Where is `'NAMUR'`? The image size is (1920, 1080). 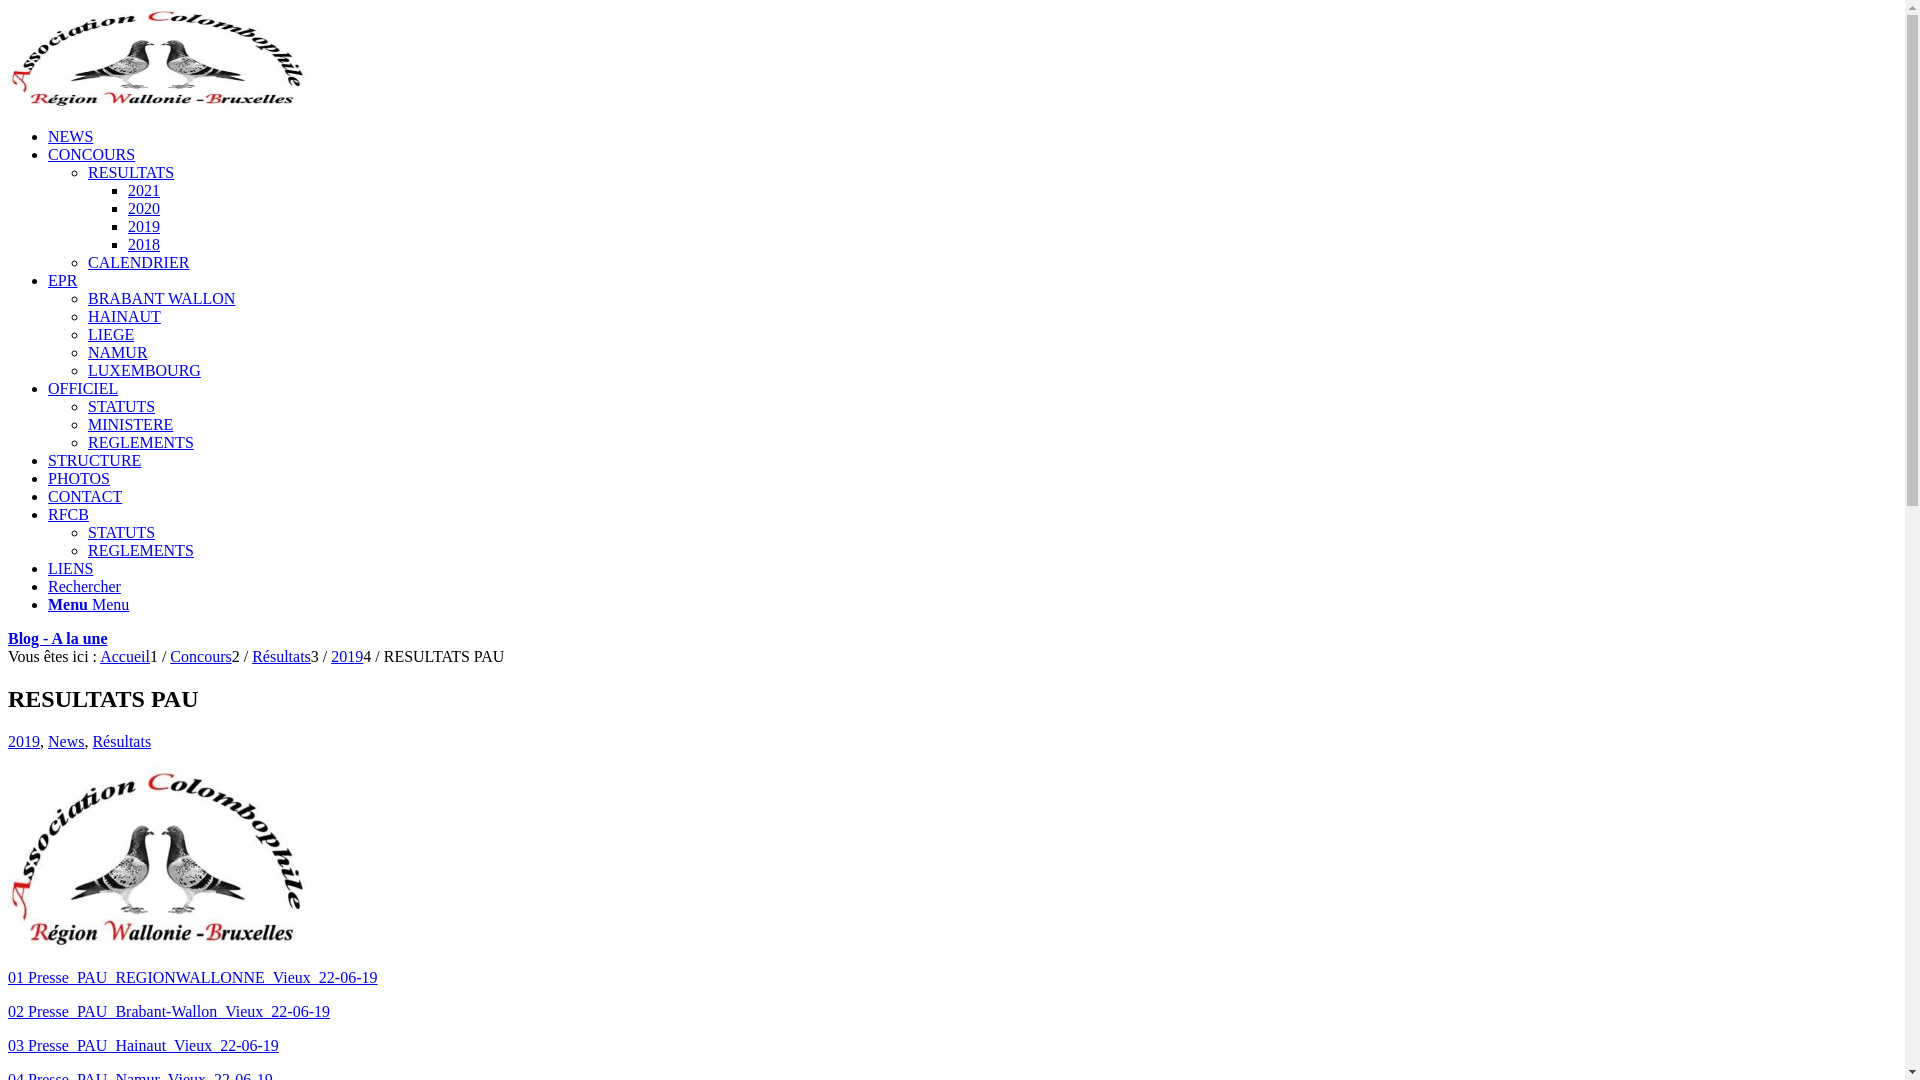
'NAMUR' is located at coordinates (117, 351).